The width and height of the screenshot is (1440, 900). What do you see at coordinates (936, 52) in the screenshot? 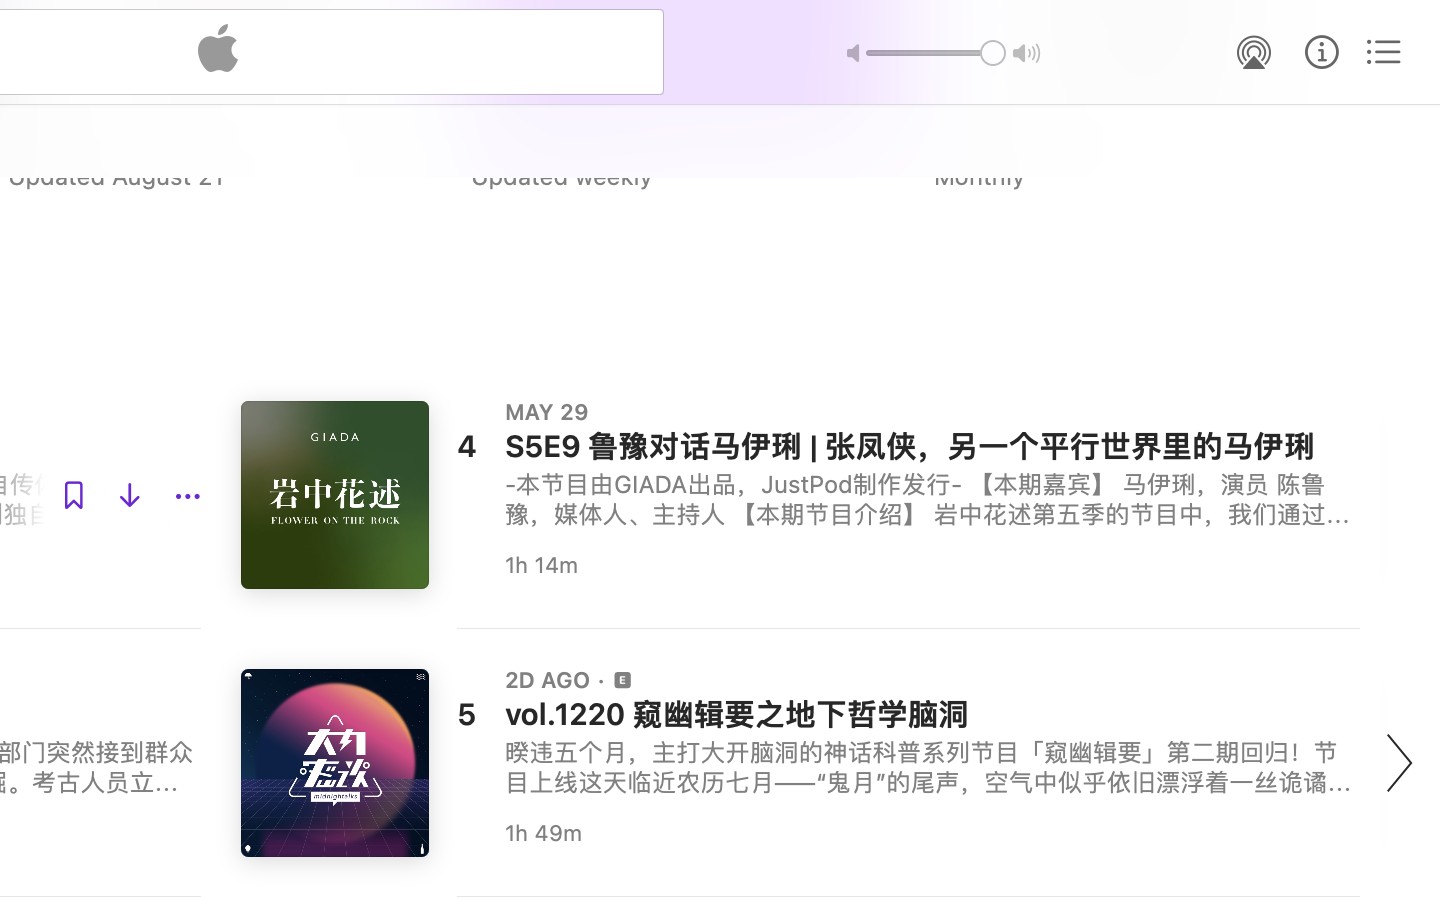
I see `'1.0'` at bounding box center [936, 52].